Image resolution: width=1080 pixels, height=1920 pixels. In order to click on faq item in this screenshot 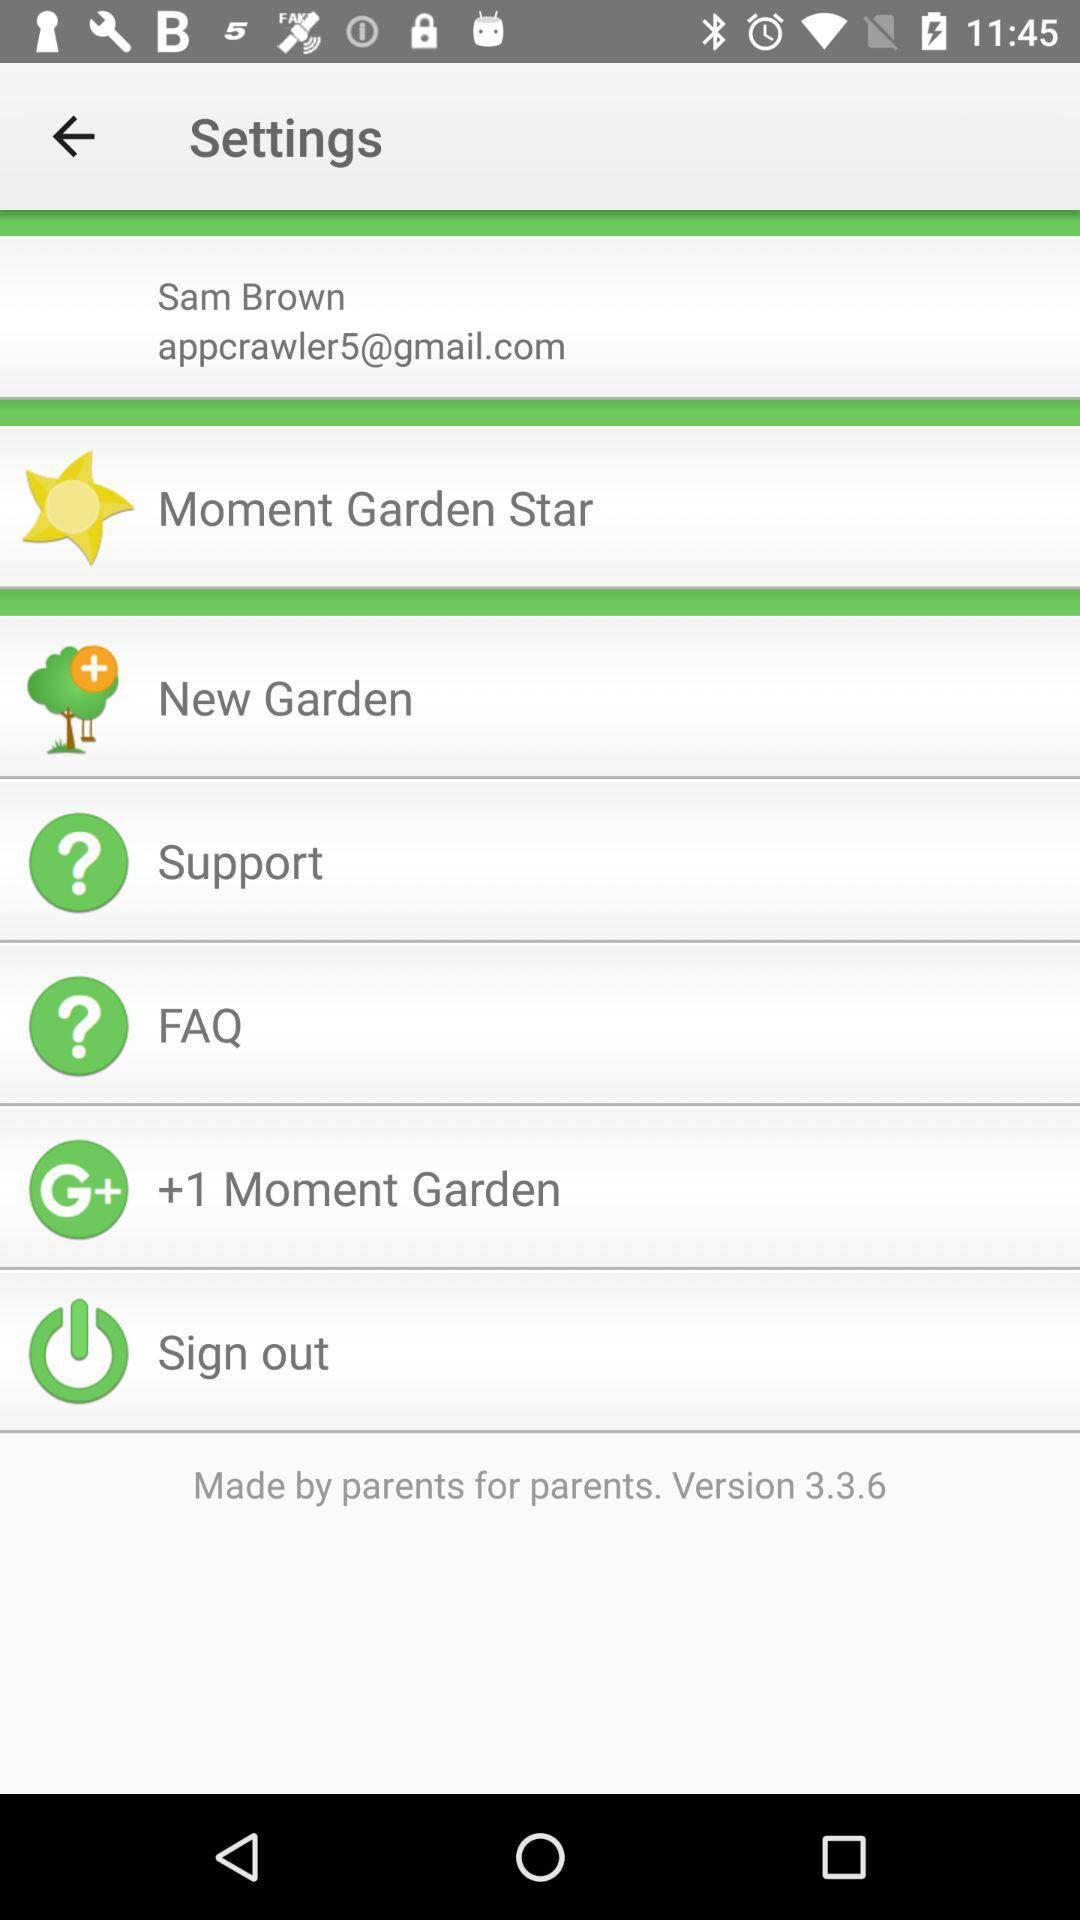, I will do `click(609, 1024)`.